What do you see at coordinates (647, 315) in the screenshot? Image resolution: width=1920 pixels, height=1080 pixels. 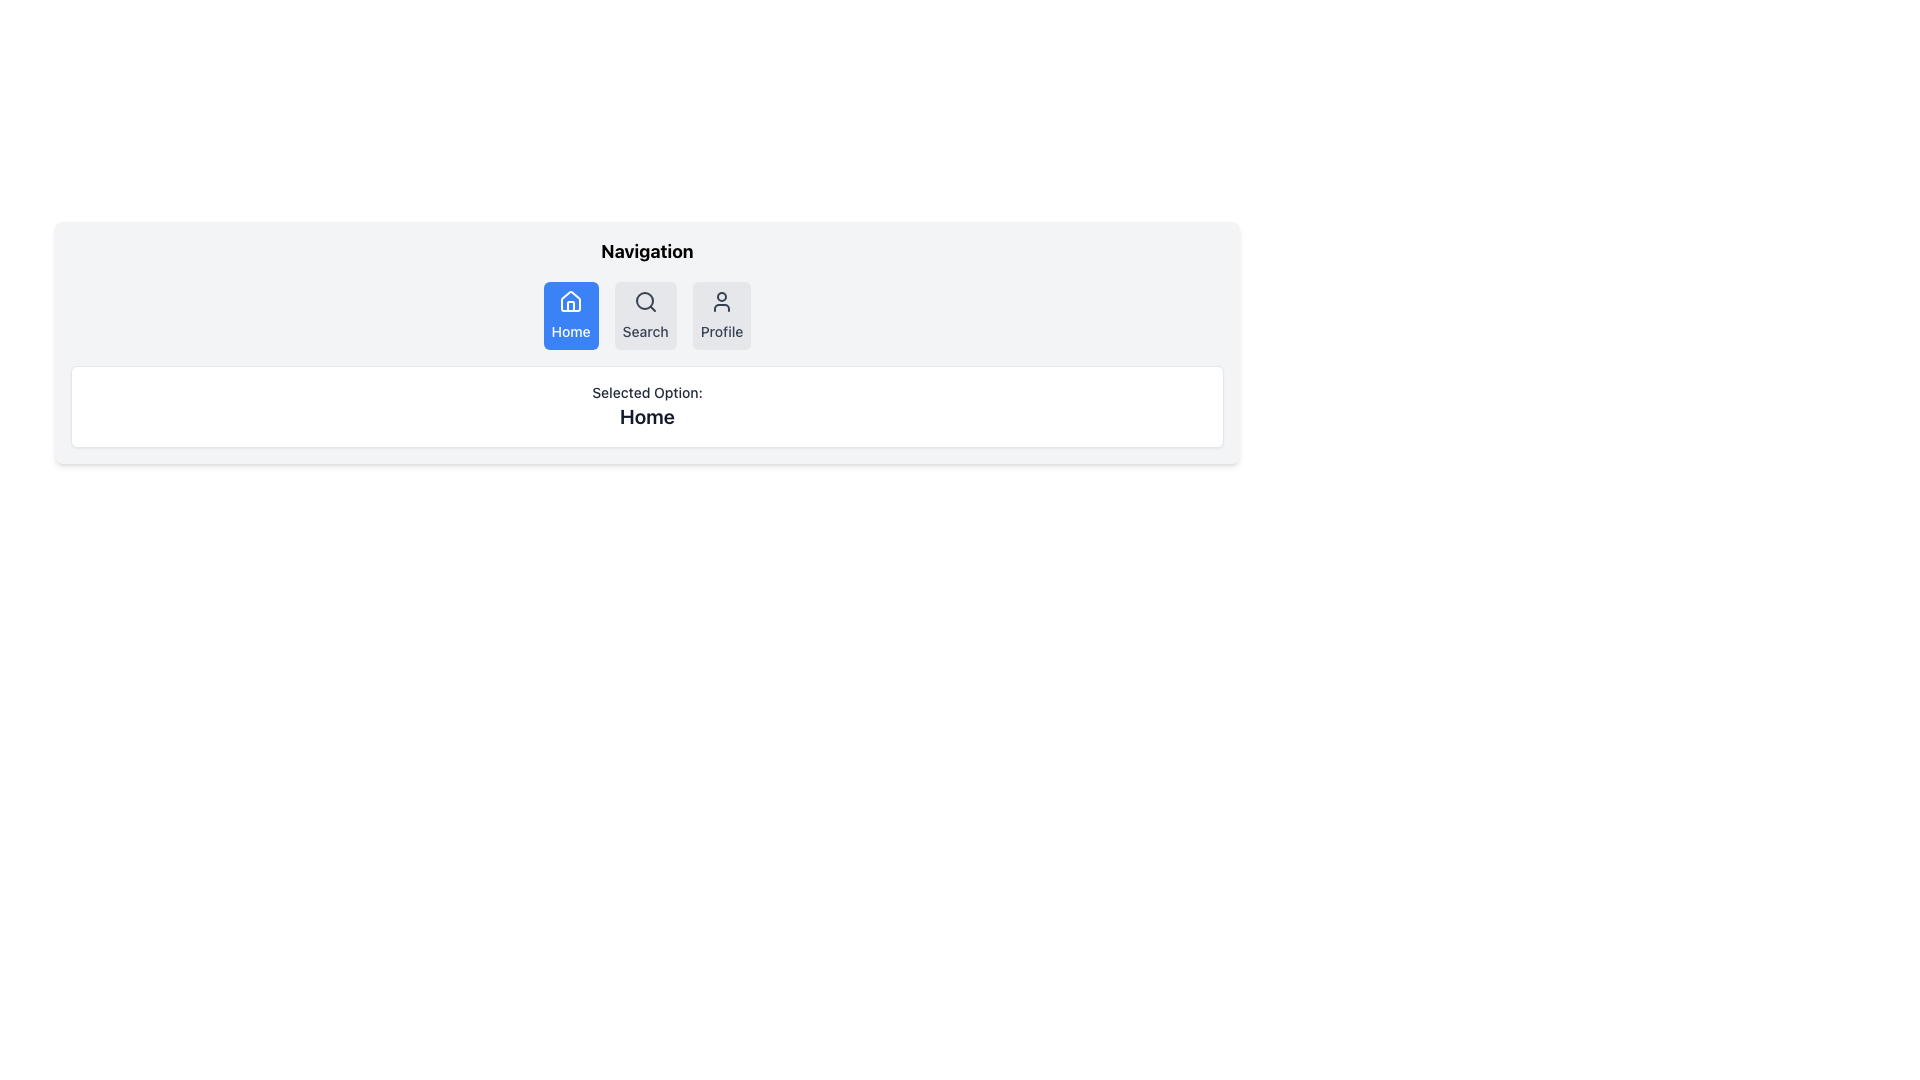 I see `the 'Search' button in the horizontal navigation menu` at bounding box center [647, 315].